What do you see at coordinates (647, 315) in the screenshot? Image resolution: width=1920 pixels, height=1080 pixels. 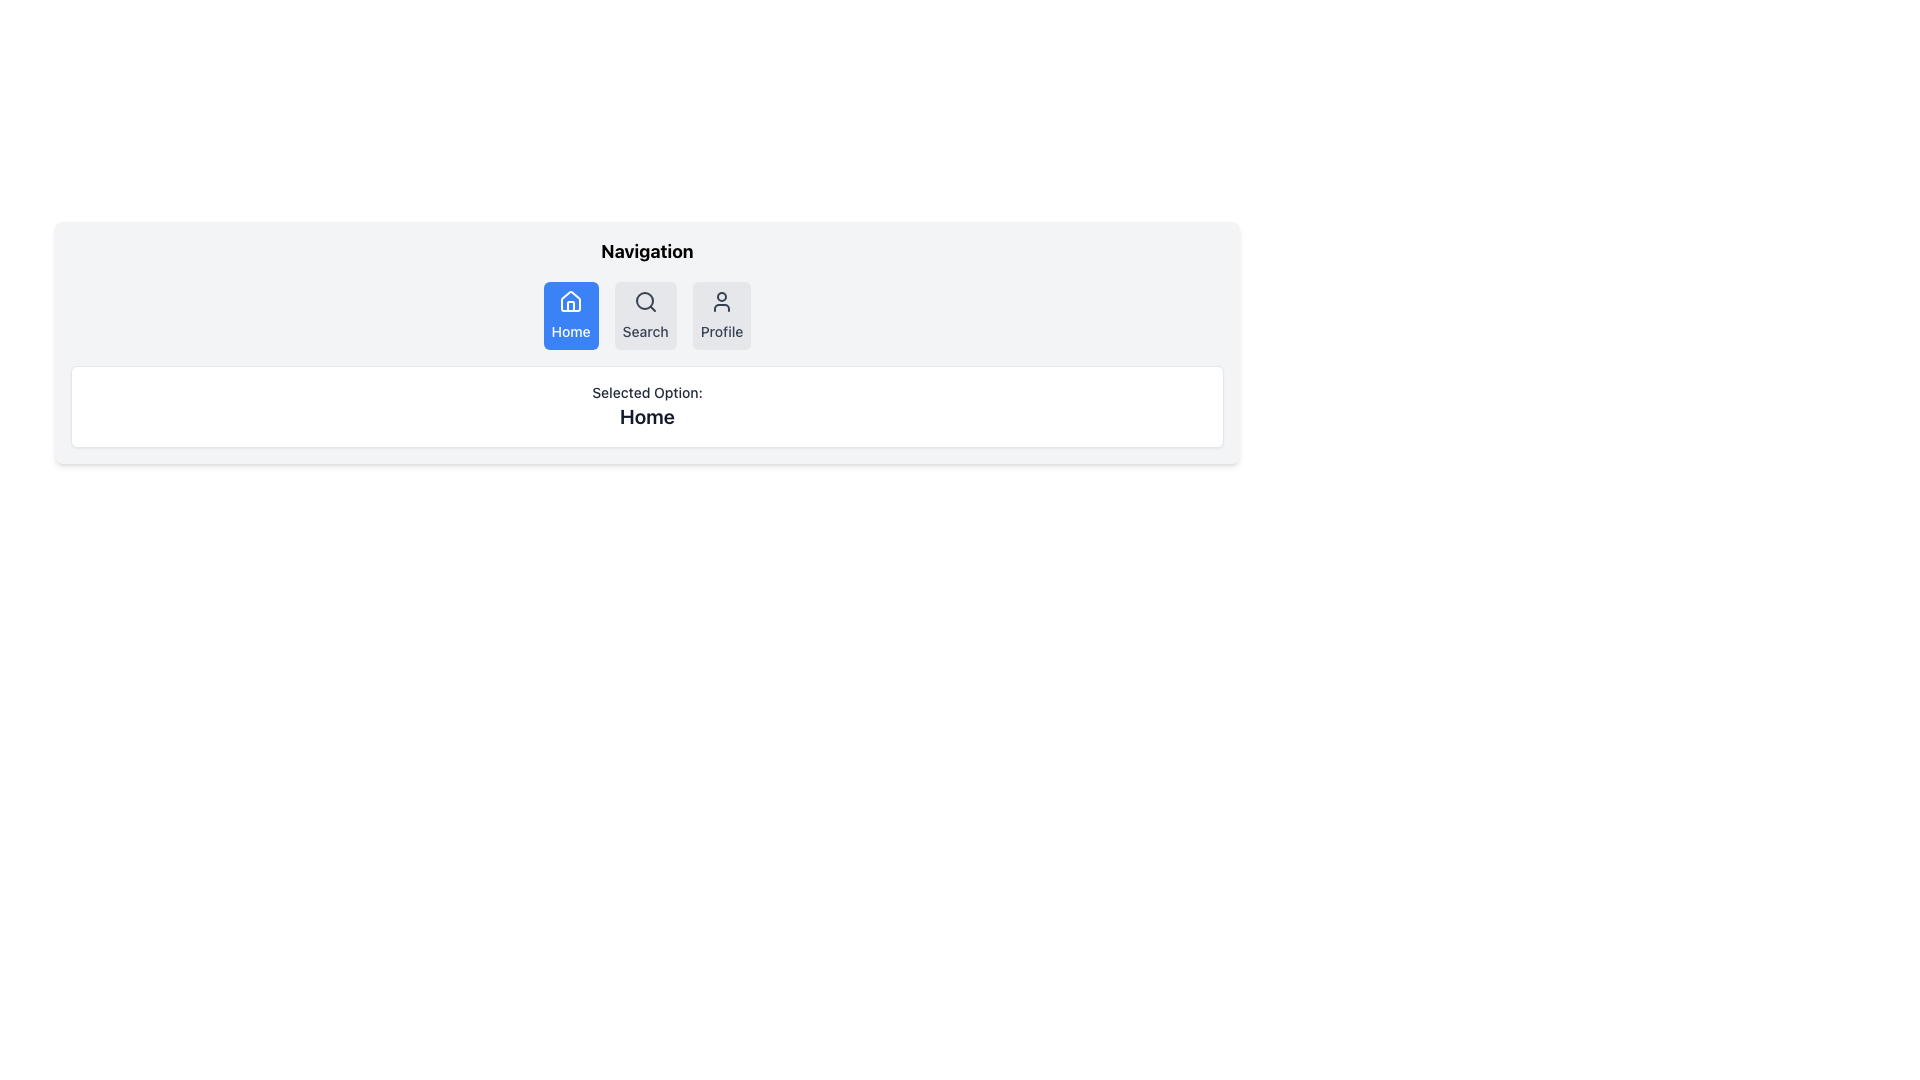 I see `the 'Search' button in the horizontal navigation menu` at bounding box center [647, 315].